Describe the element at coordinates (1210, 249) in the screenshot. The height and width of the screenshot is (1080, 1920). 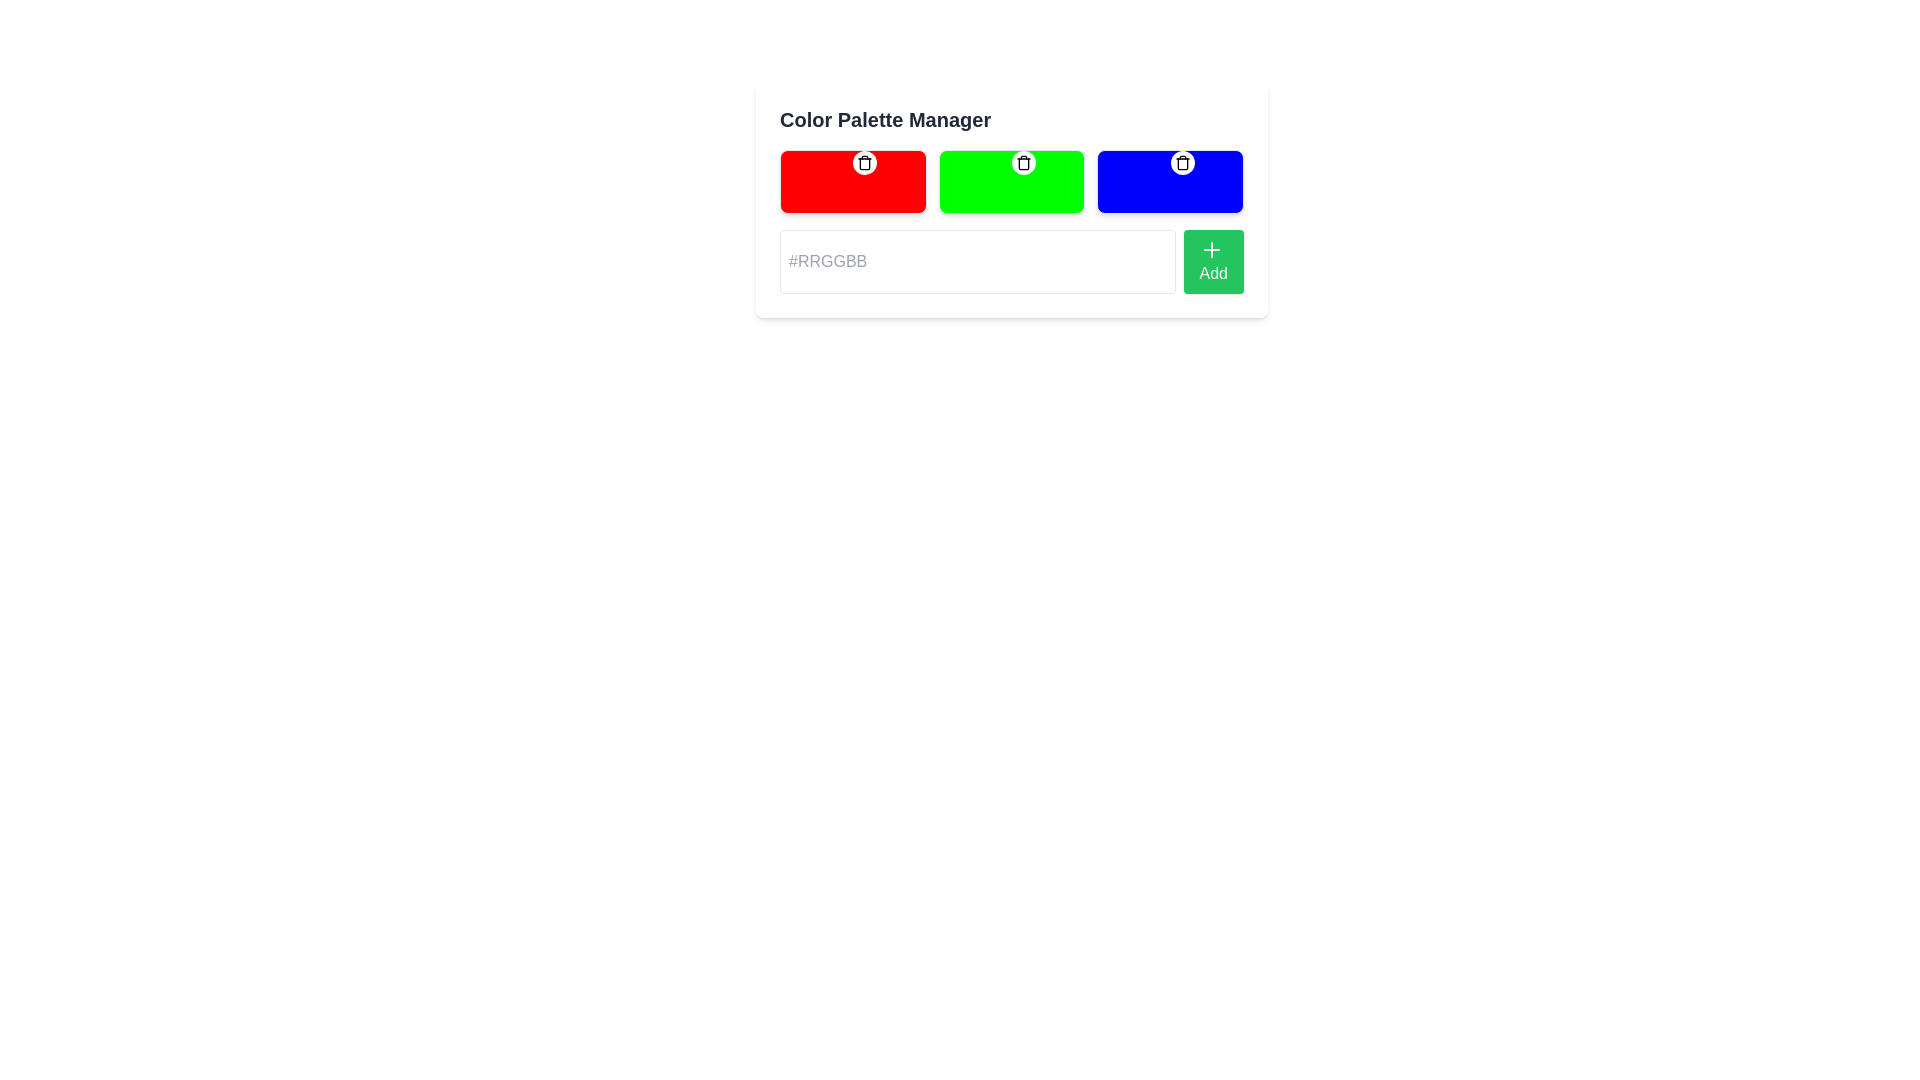
I see `the plus icon that is centered within the green 'Add' button at the bottom-right of the card-like interface` at that location.